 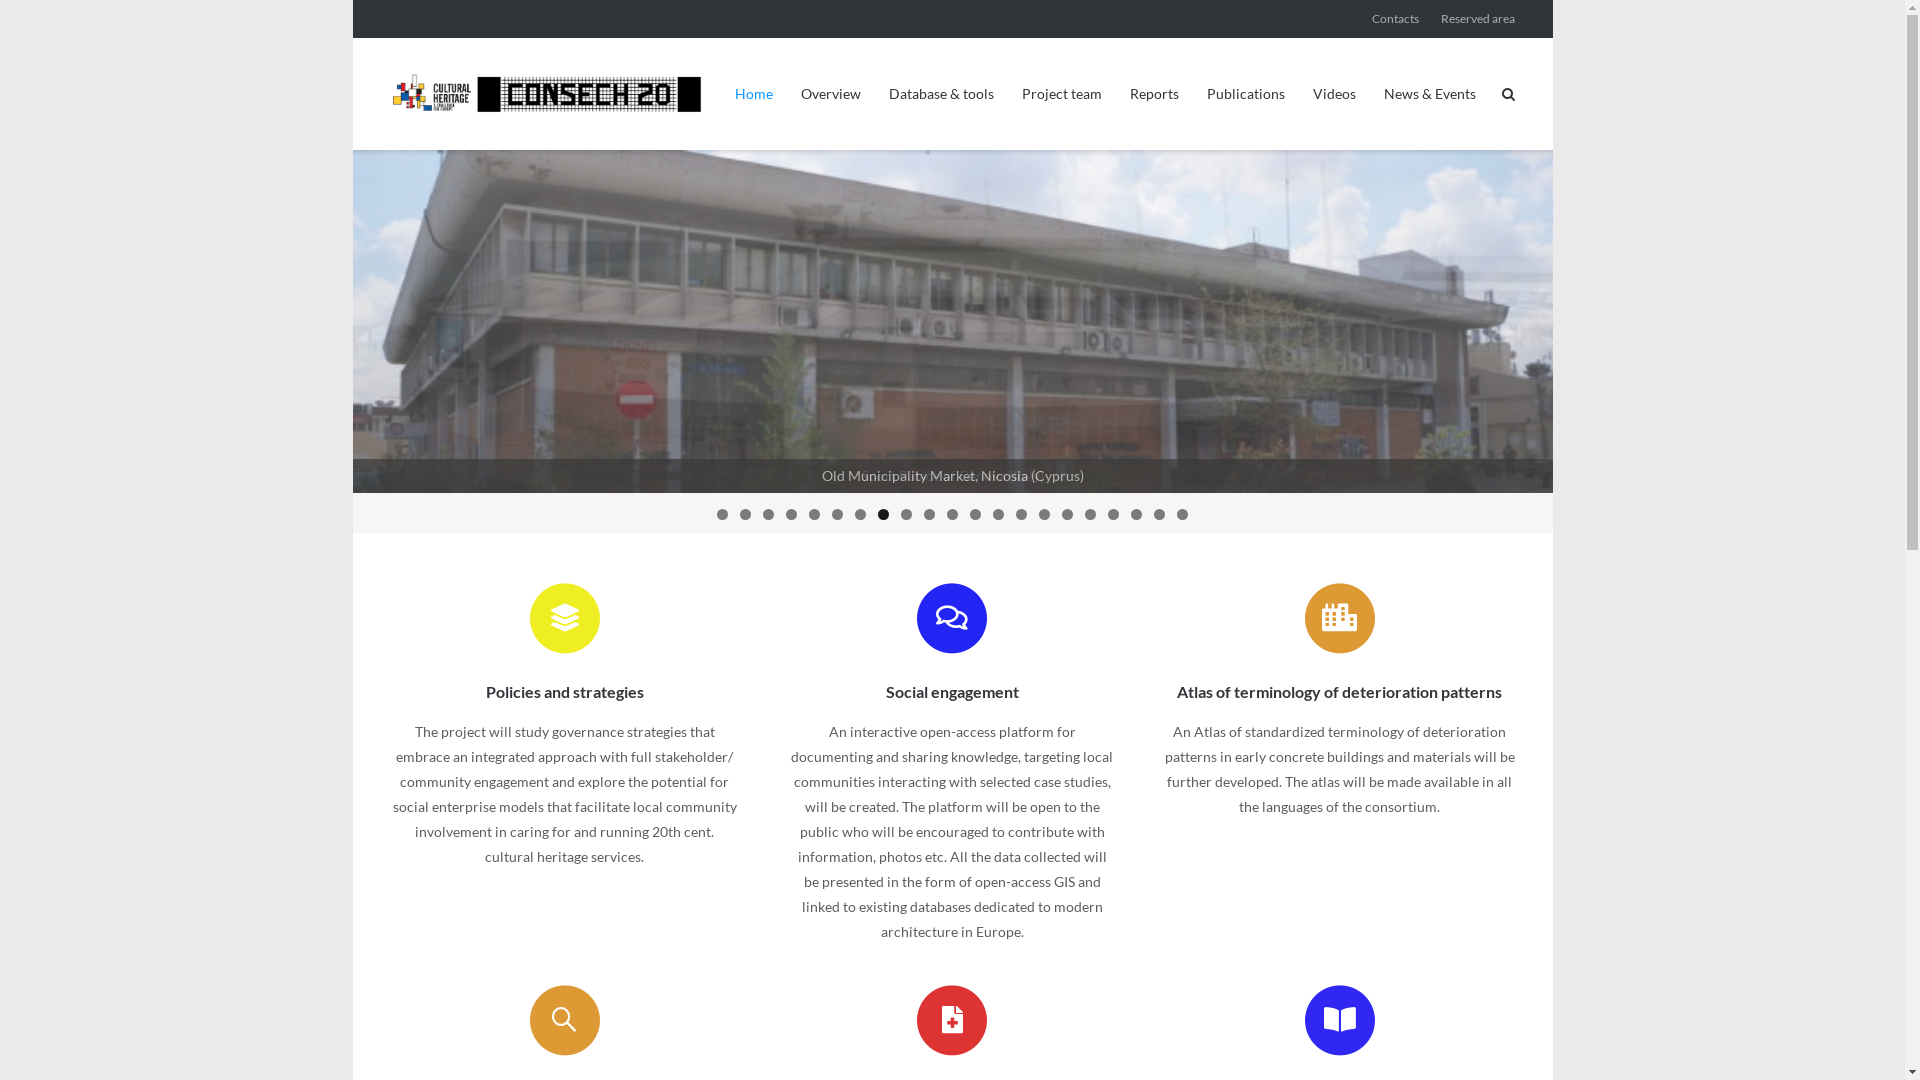 I want to click on 'Project team', so click(x=1060, y=93).